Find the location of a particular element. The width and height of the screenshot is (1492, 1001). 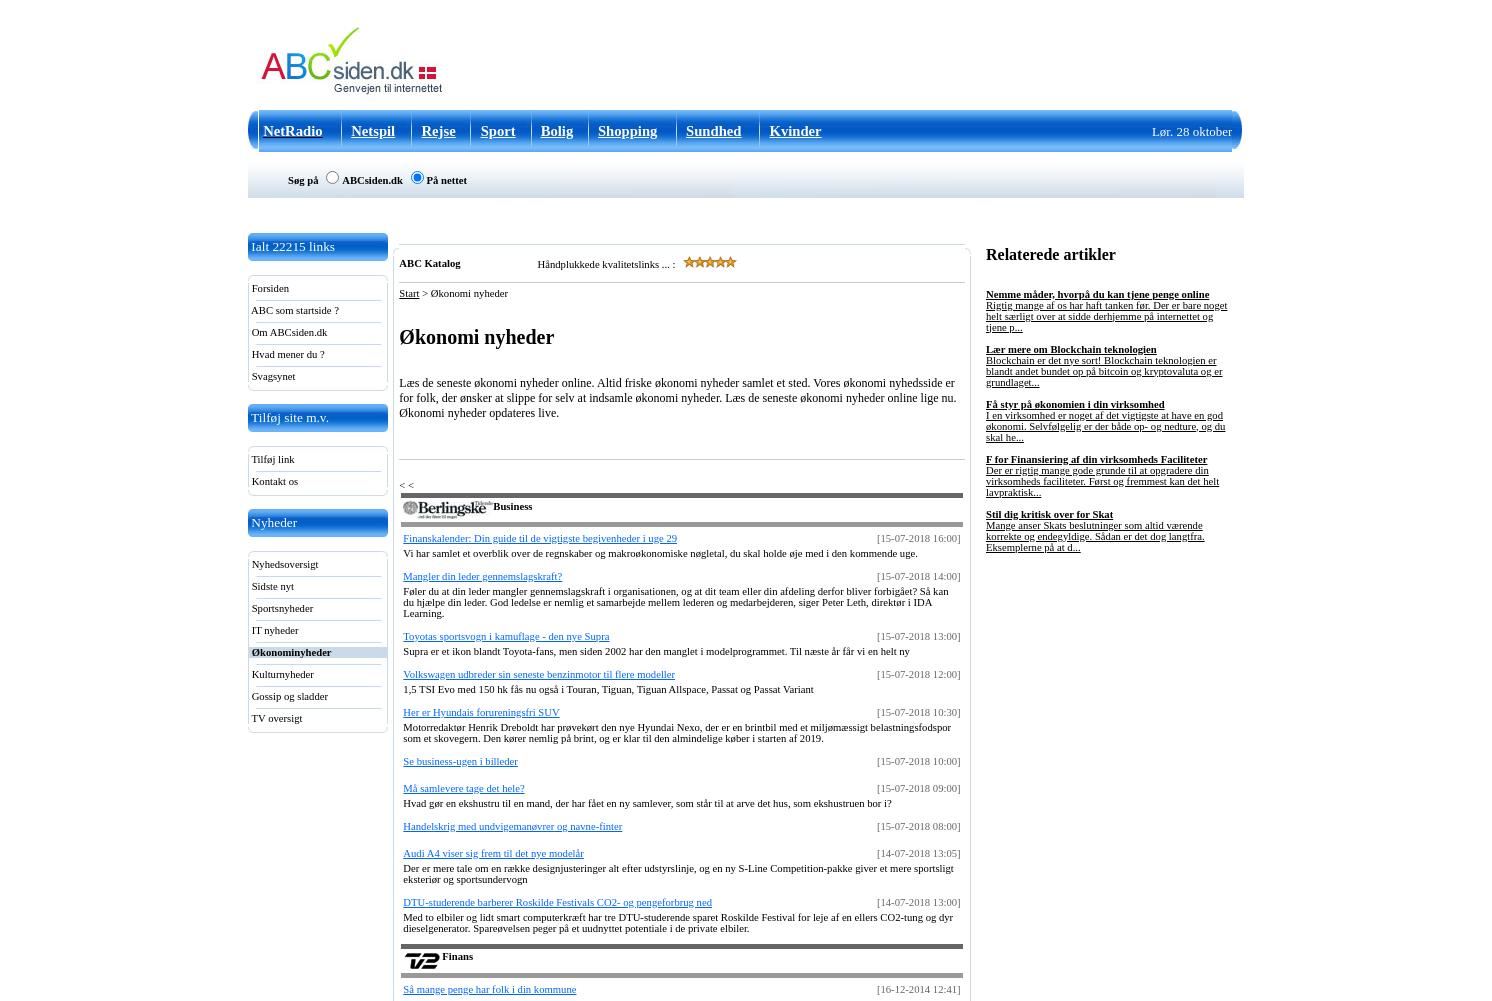

'IT nyheder' is located at coordinates (272, 630).